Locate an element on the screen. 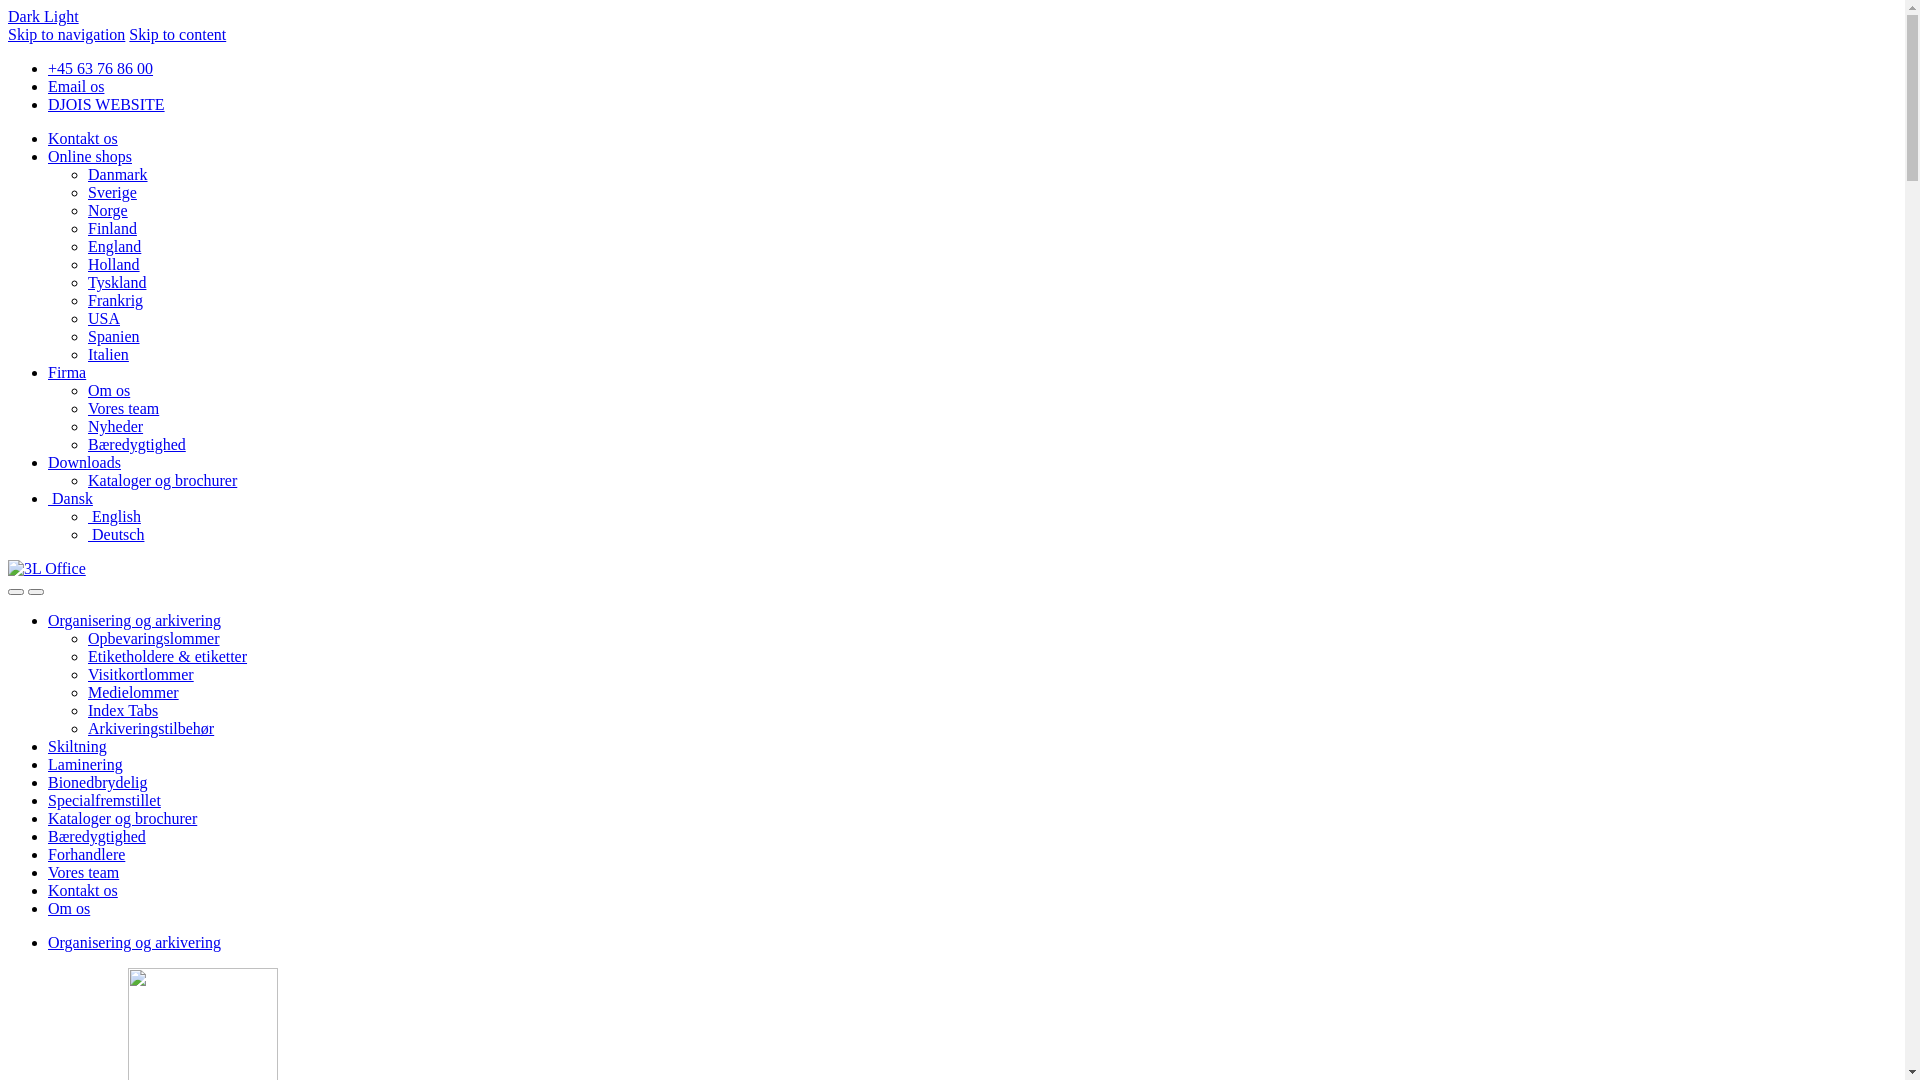 This screenshot has width=1920, height=1080. 'Sverige' is located at coordinates (111, 192).